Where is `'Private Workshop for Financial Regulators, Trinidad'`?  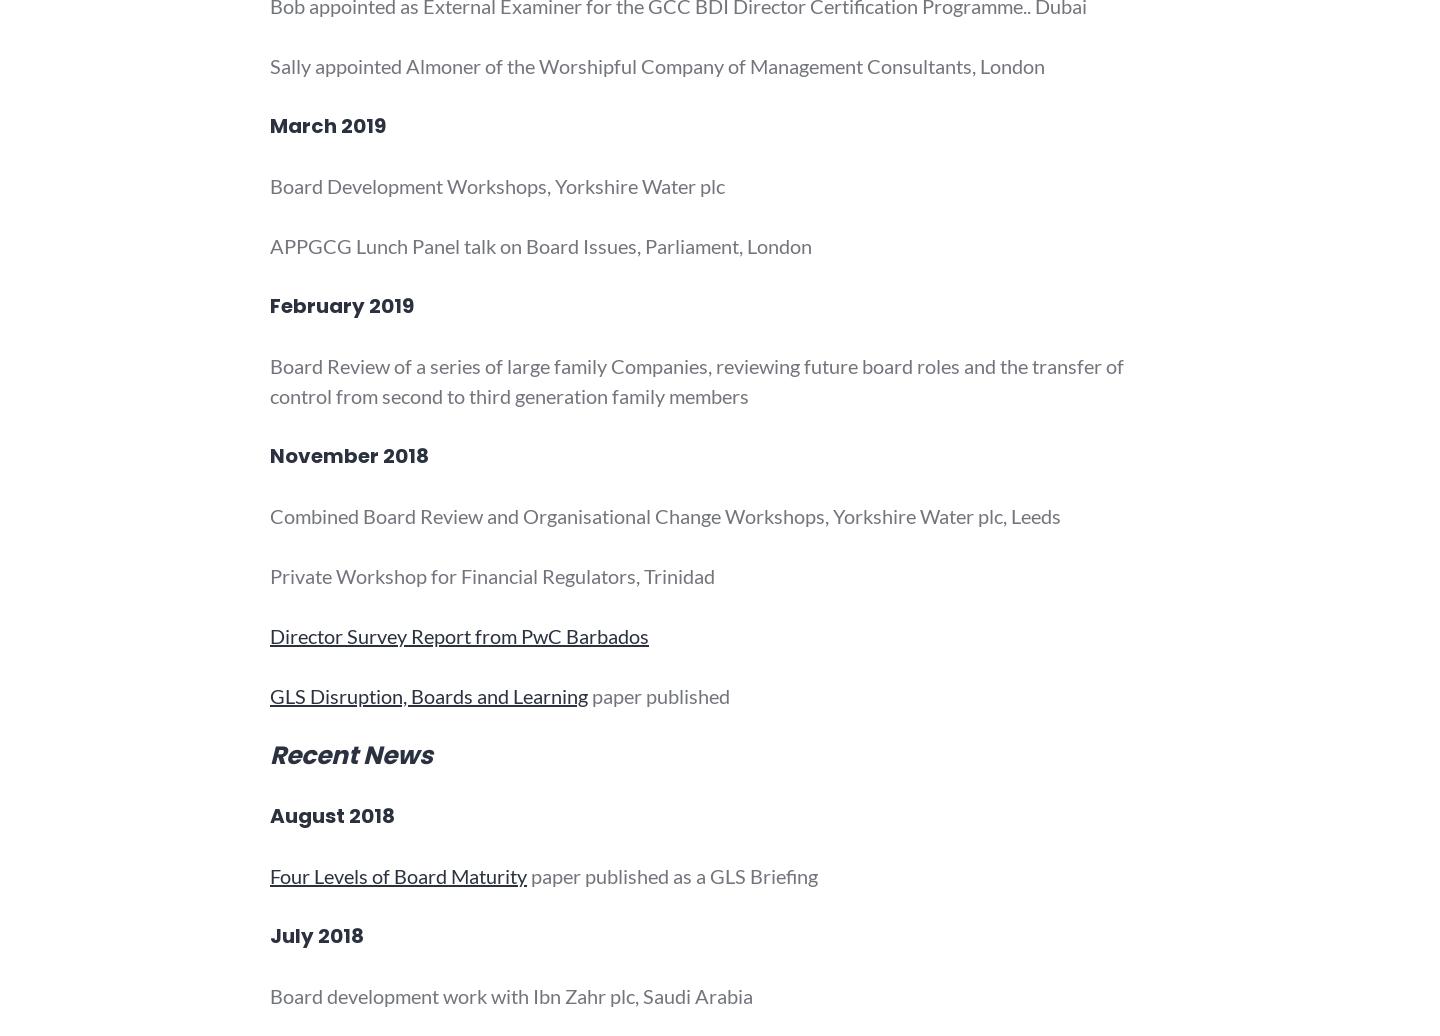 'Private Workshop for Financial Regulators, Trinidad' is located at coordinates (491, 576).